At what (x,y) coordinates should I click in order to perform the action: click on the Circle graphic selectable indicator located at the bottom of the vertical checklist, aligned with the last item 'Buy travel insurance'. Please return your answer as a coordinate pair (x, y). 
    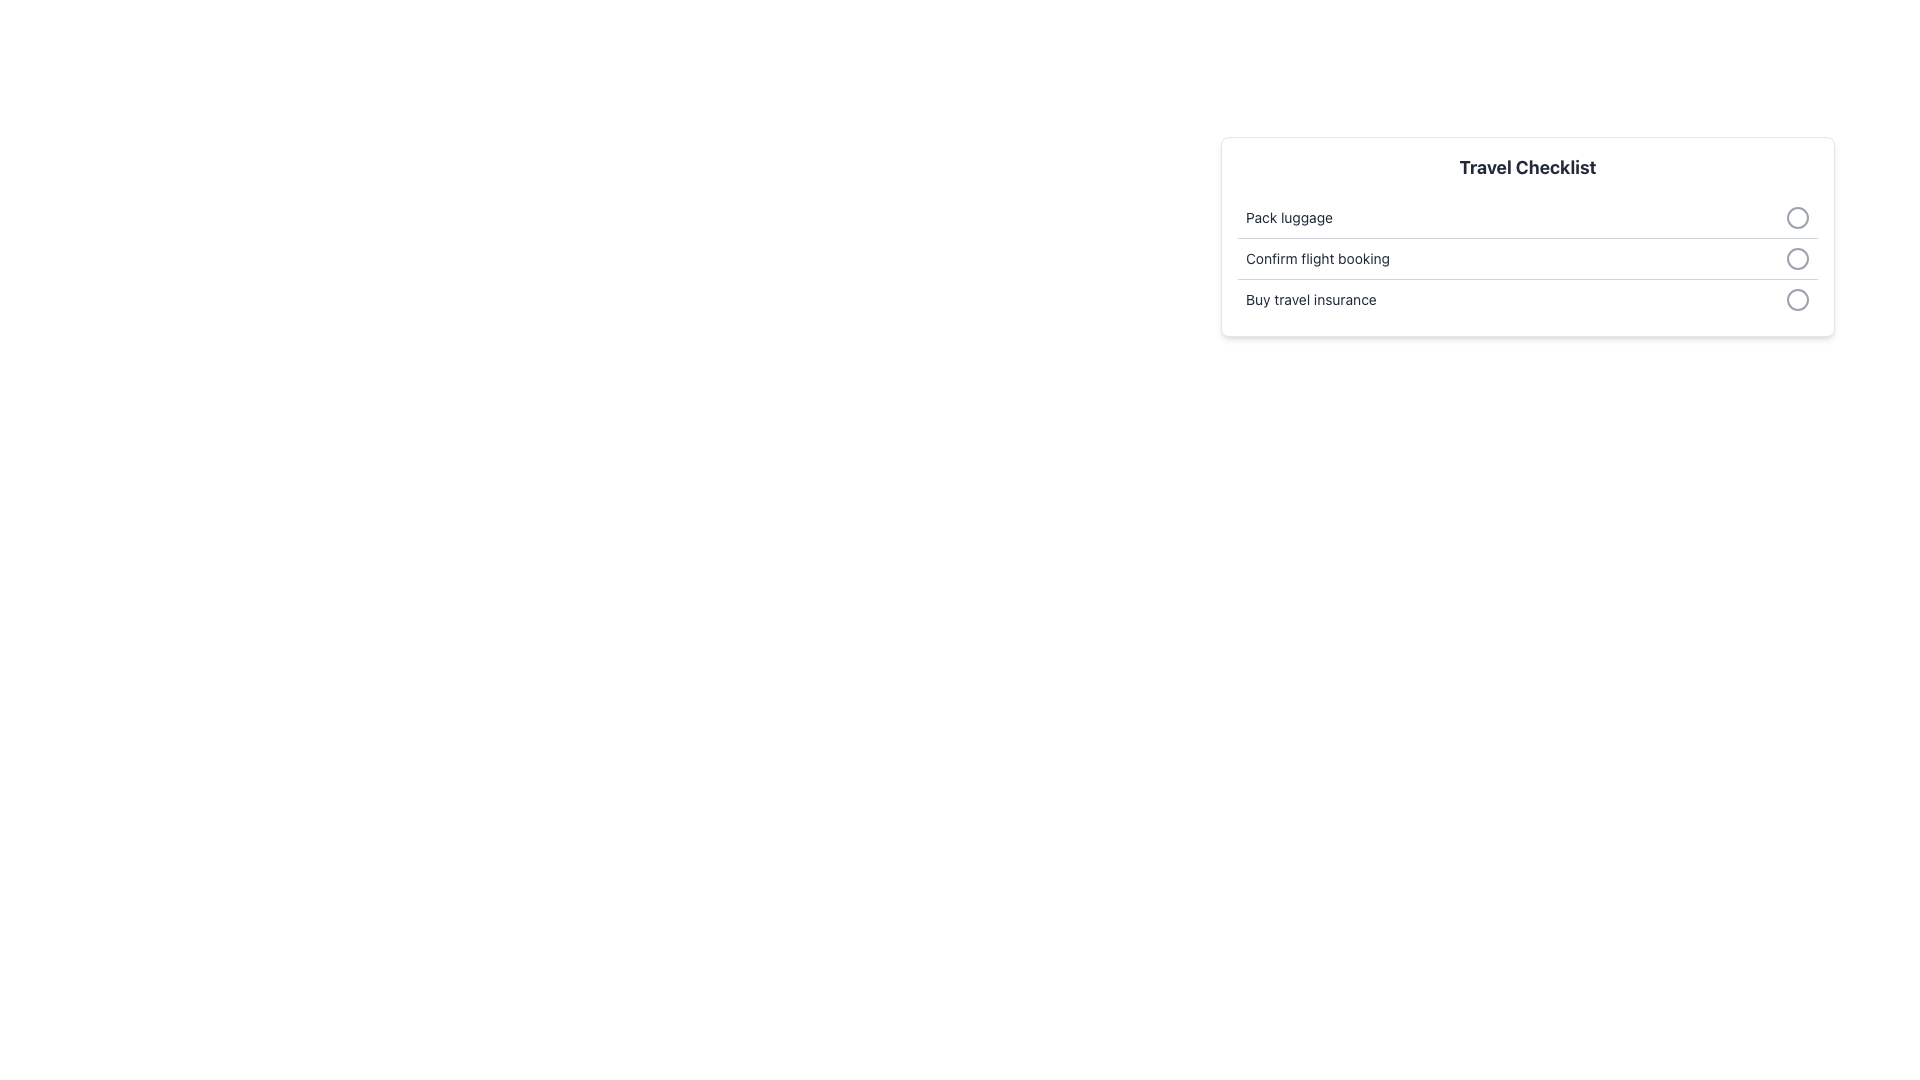
    Looking at the image, I should click on (1798, 300).